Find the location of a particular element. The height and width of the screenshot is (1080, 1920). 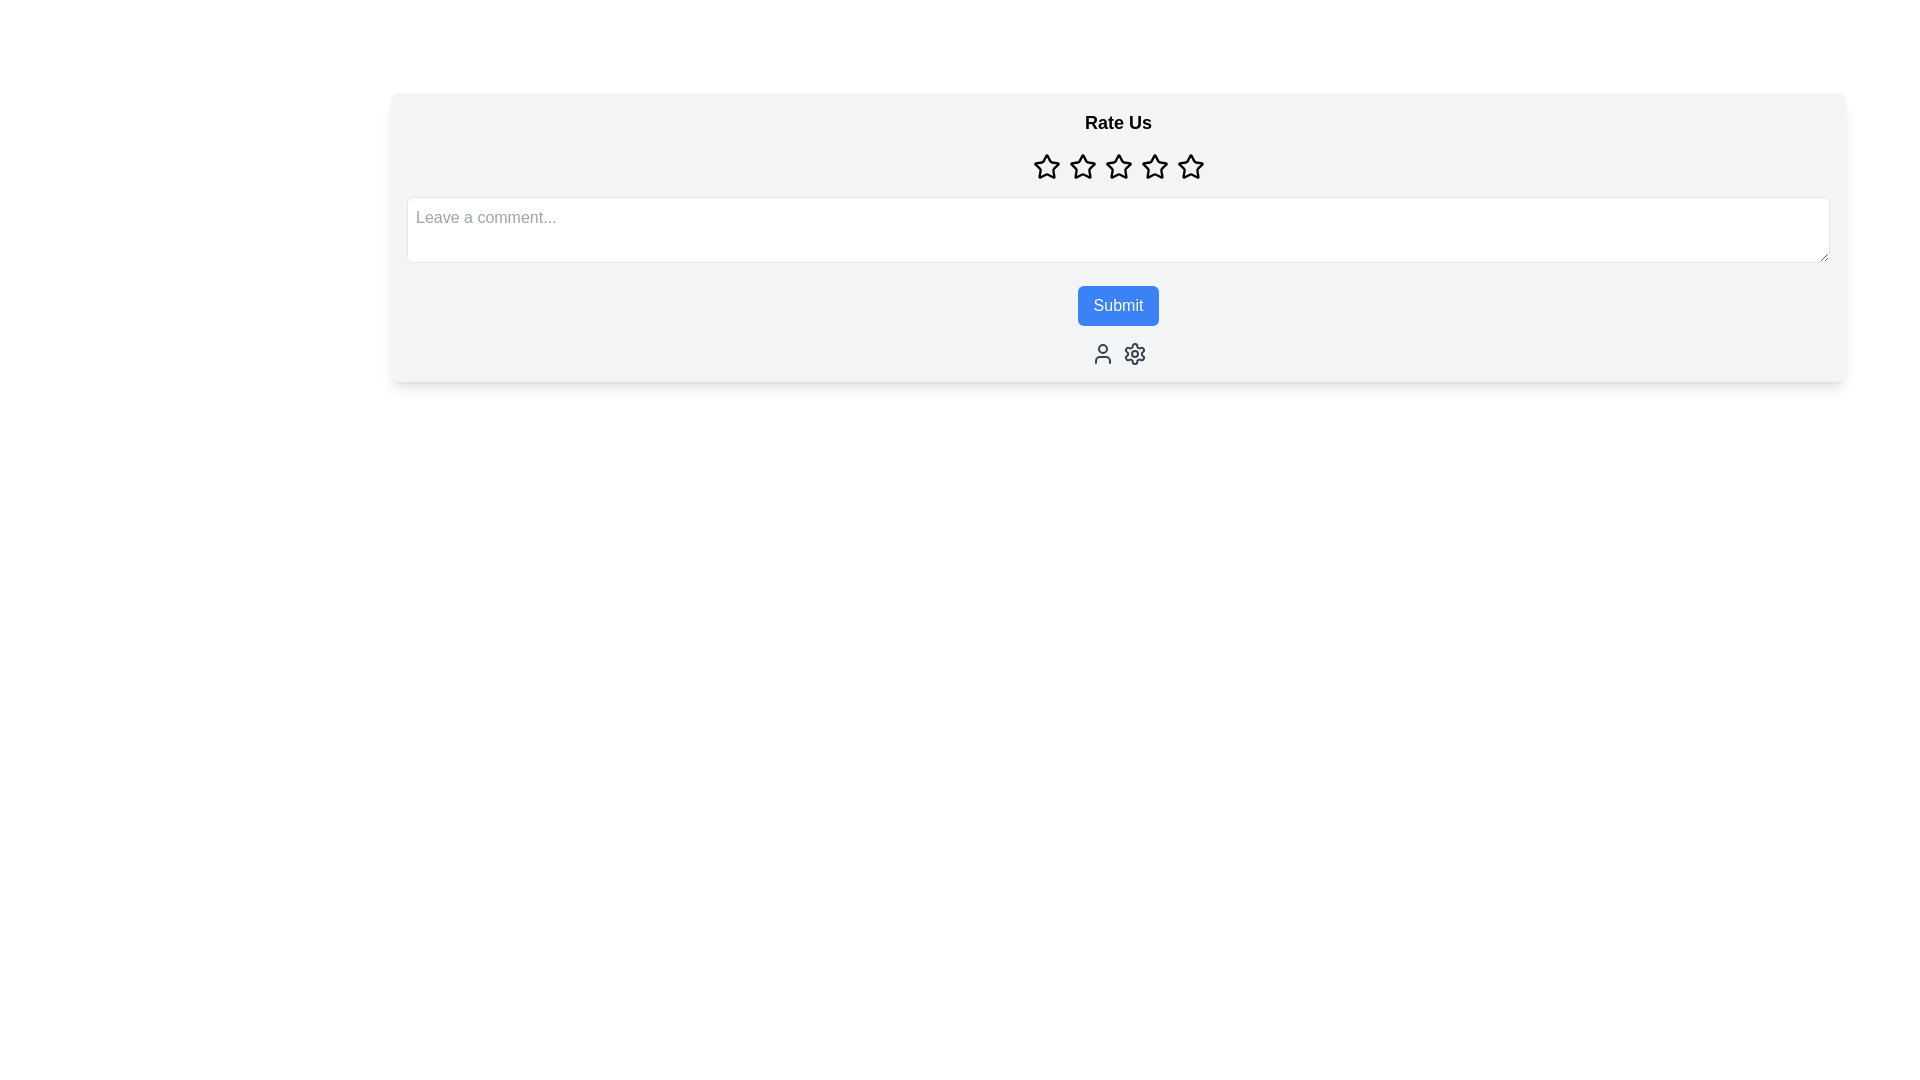

the bold text header labeled 'Rate Us', which is positioned at the top of the feedback section, above the star icons for rating is located at coordinates (1117, 123).